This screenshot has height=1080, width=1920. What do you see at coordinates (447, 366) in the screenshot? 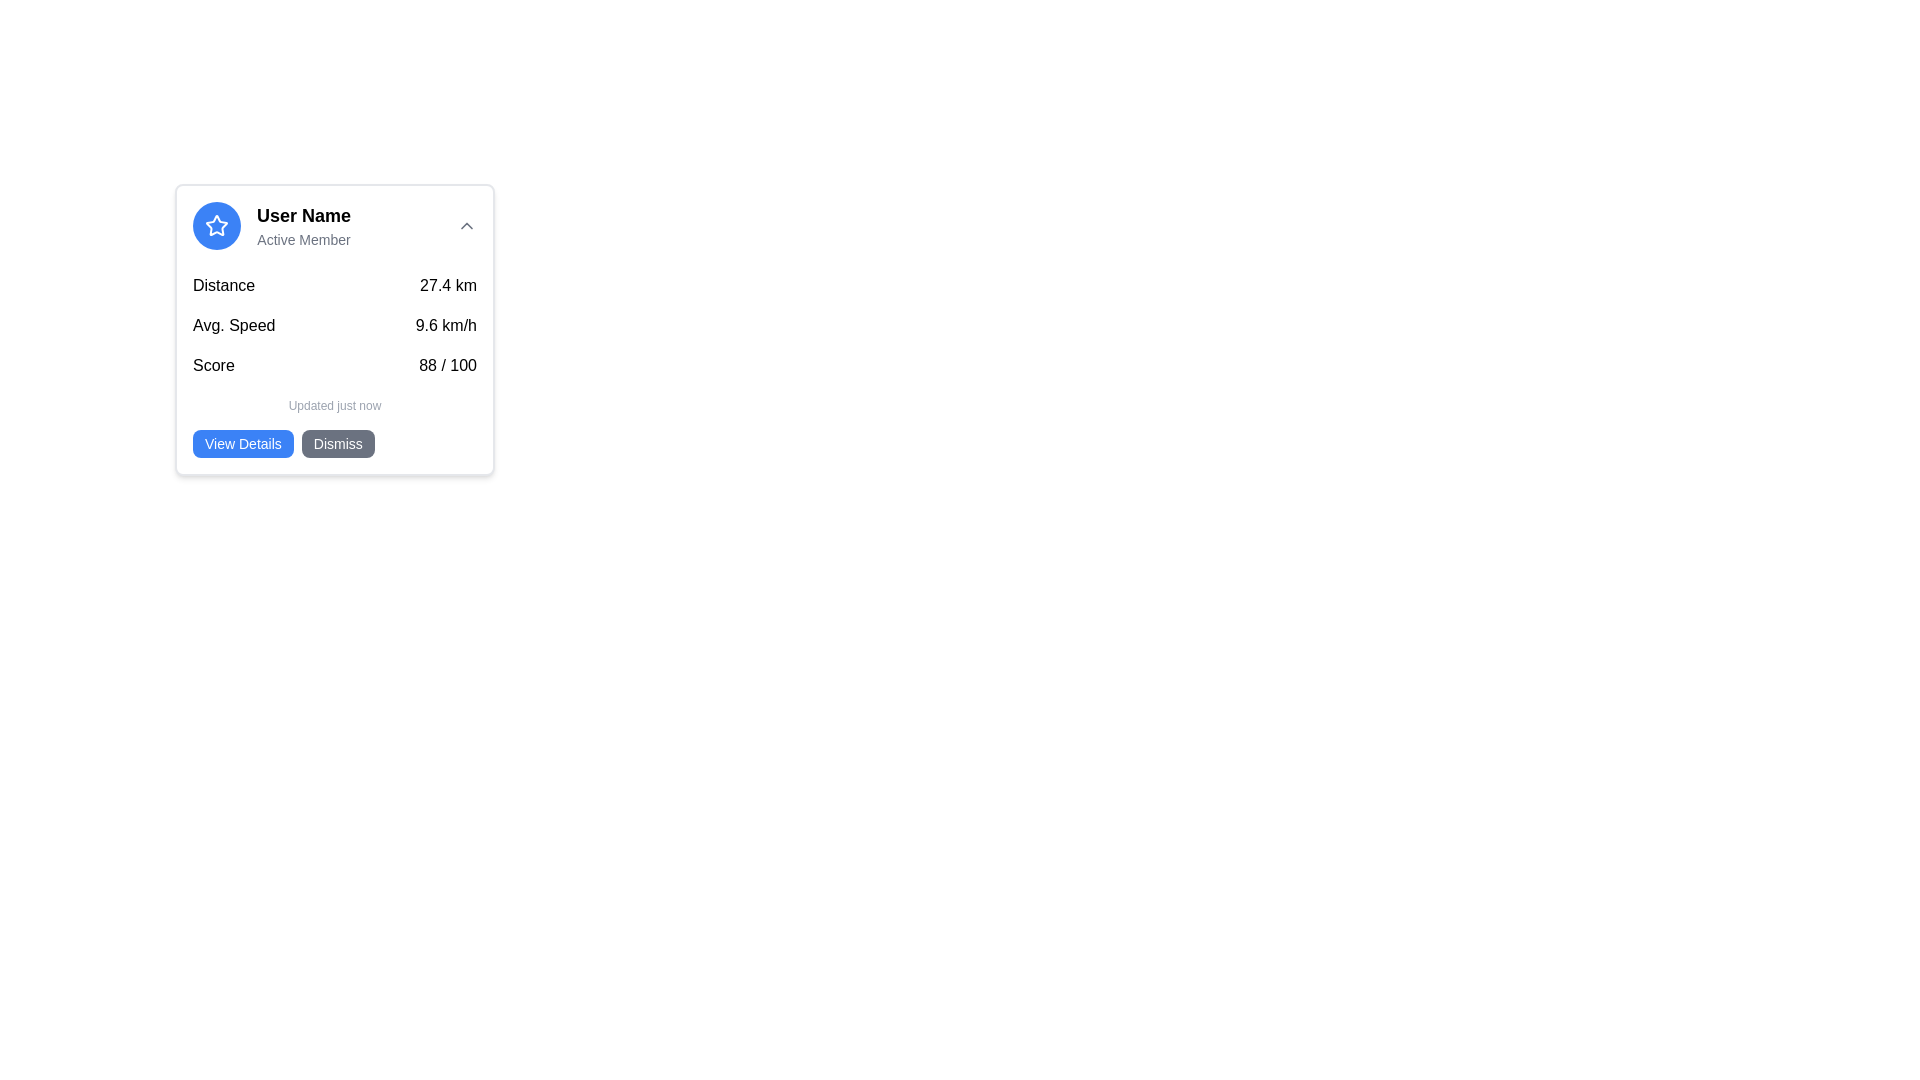
I see `the Text label displaying the user's score, located in the right half of the horizontal arrangement under the 'Score' label` at bounding box center [447, 366].